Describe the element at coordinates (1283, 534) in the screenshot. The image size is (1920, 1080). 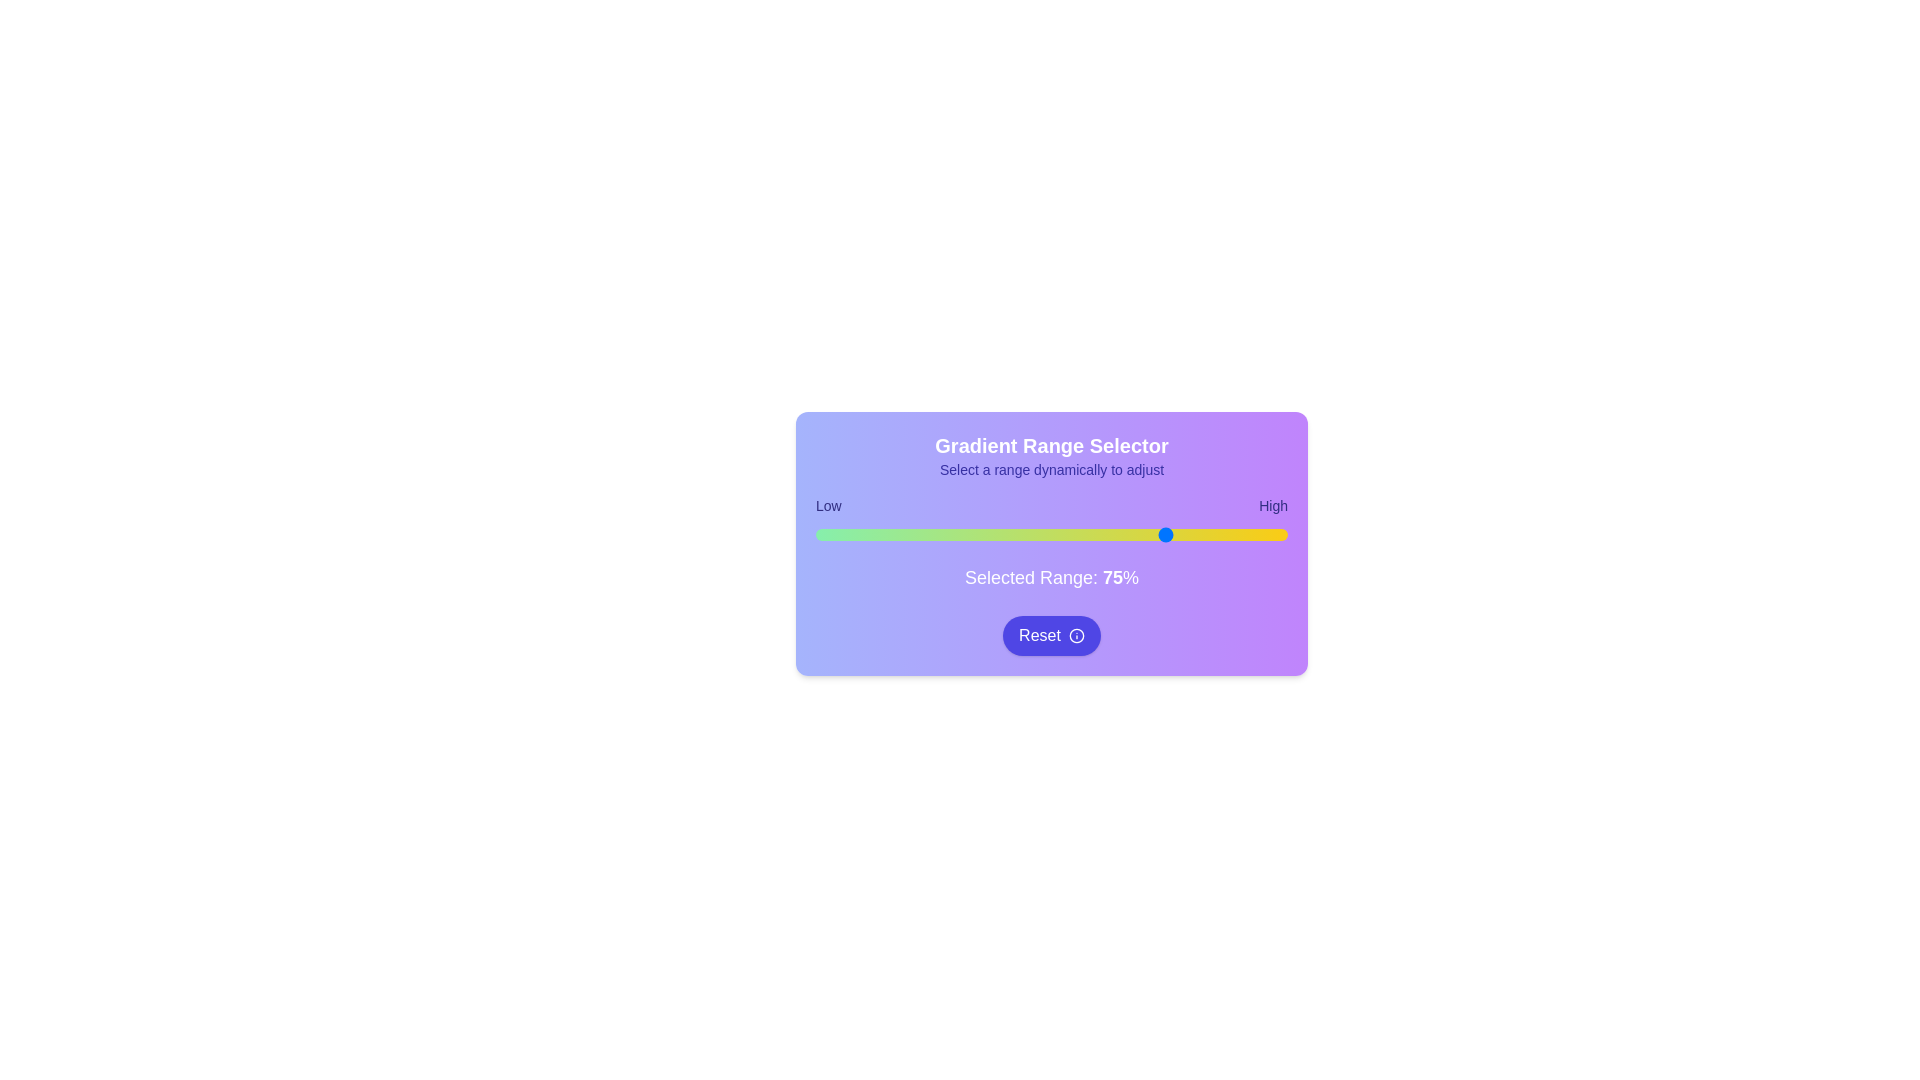
I see `the range slider to 99% by dragging the slider knob` at that location.